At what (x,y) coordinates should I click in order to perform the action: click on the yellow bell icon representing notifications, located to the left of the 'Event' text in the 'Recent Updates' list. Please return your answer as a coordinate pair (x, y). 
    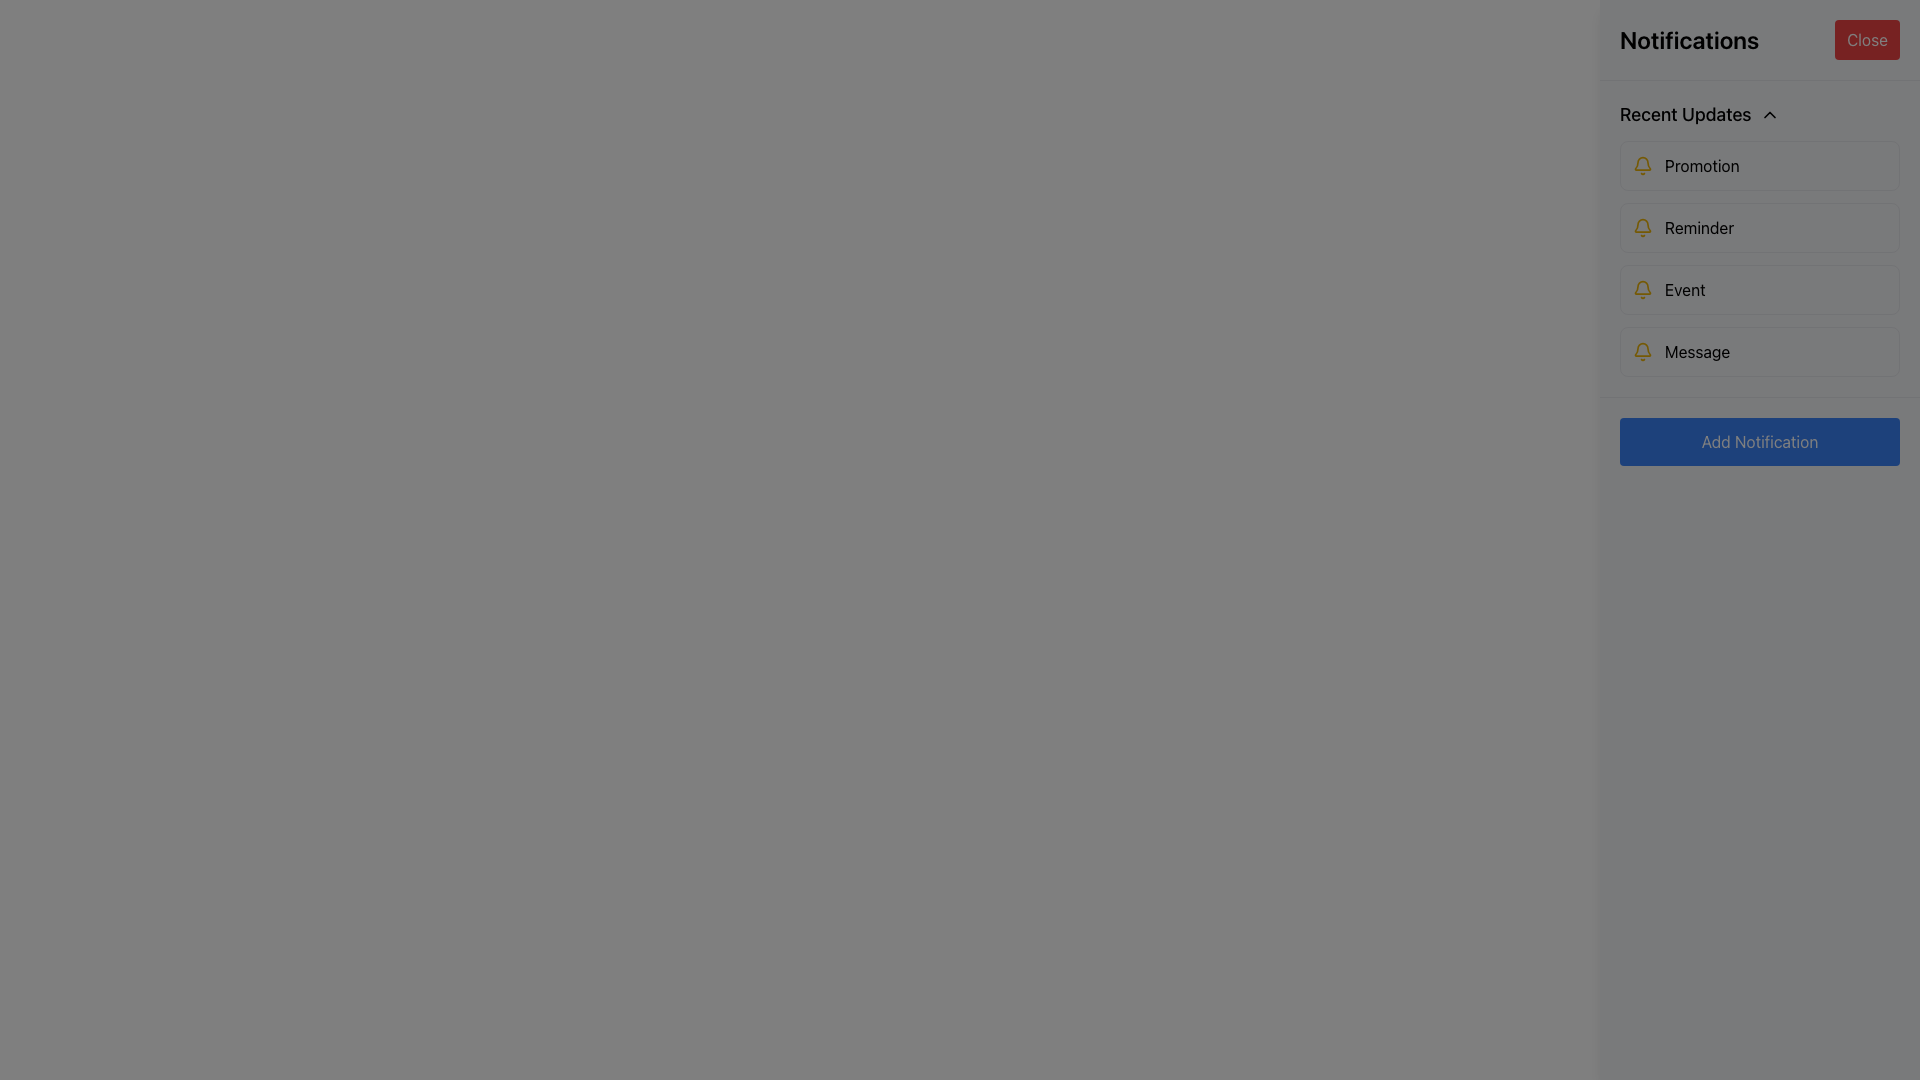
    Looking at the image, I should click on (1642, 289).